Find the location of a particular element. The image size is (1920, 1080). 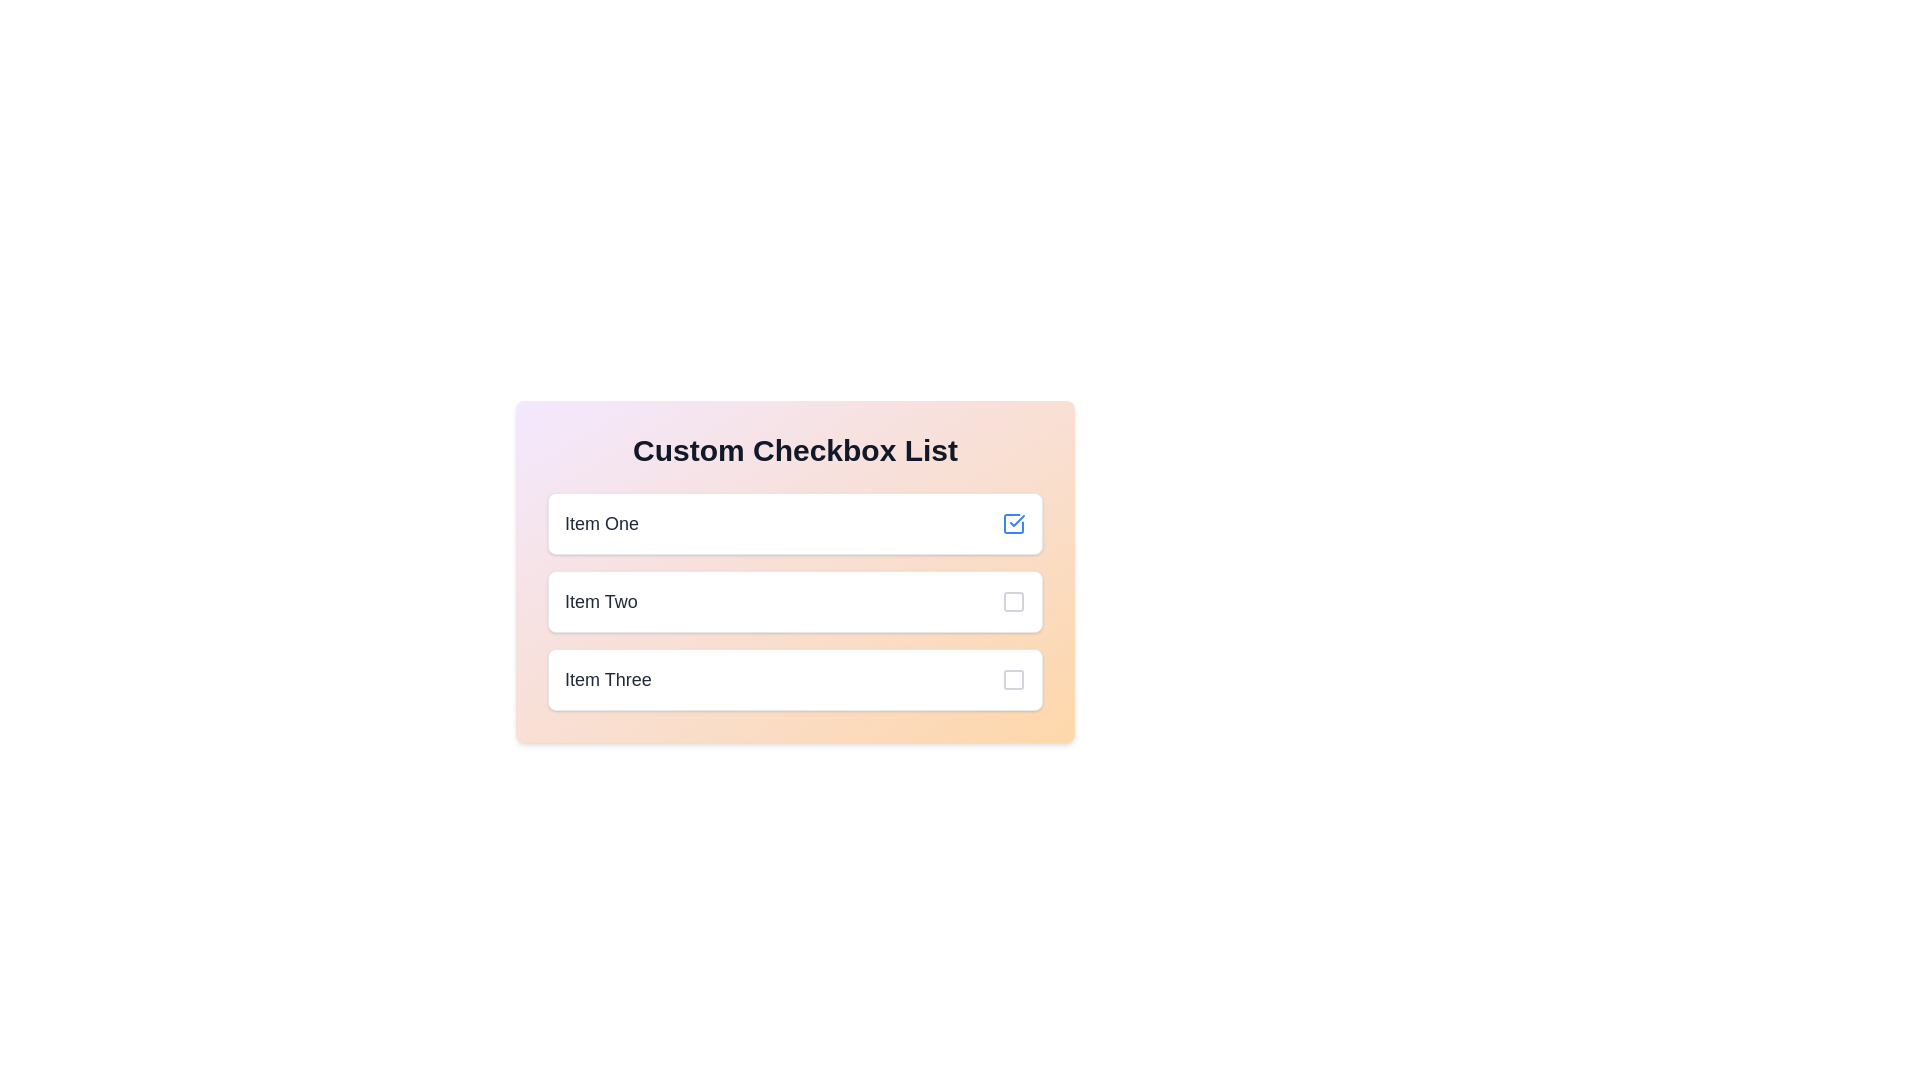

the text label of Item Three to toggle its selection is located at coordinates (607, 678).